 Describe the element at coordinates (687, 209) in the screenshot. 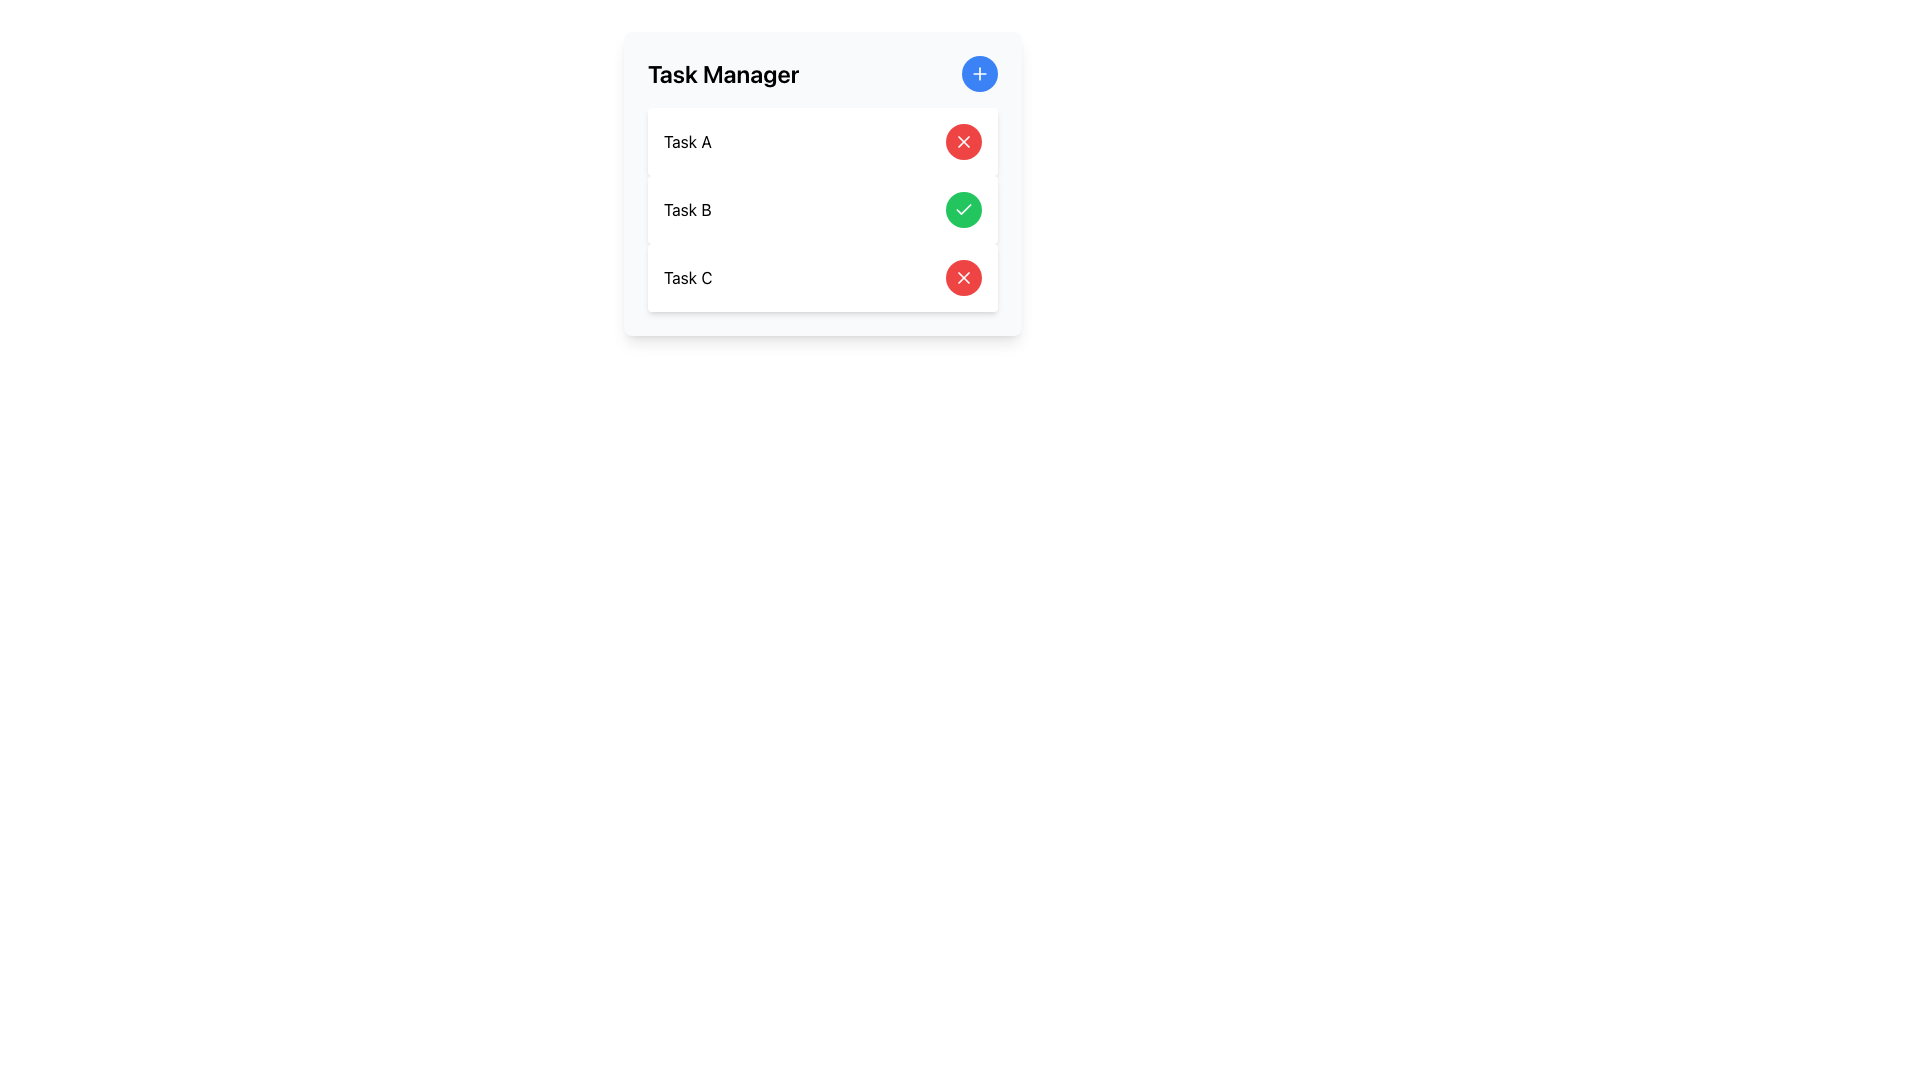

I see `on the text label representing 'Task B' in the task manager interface` at that location.